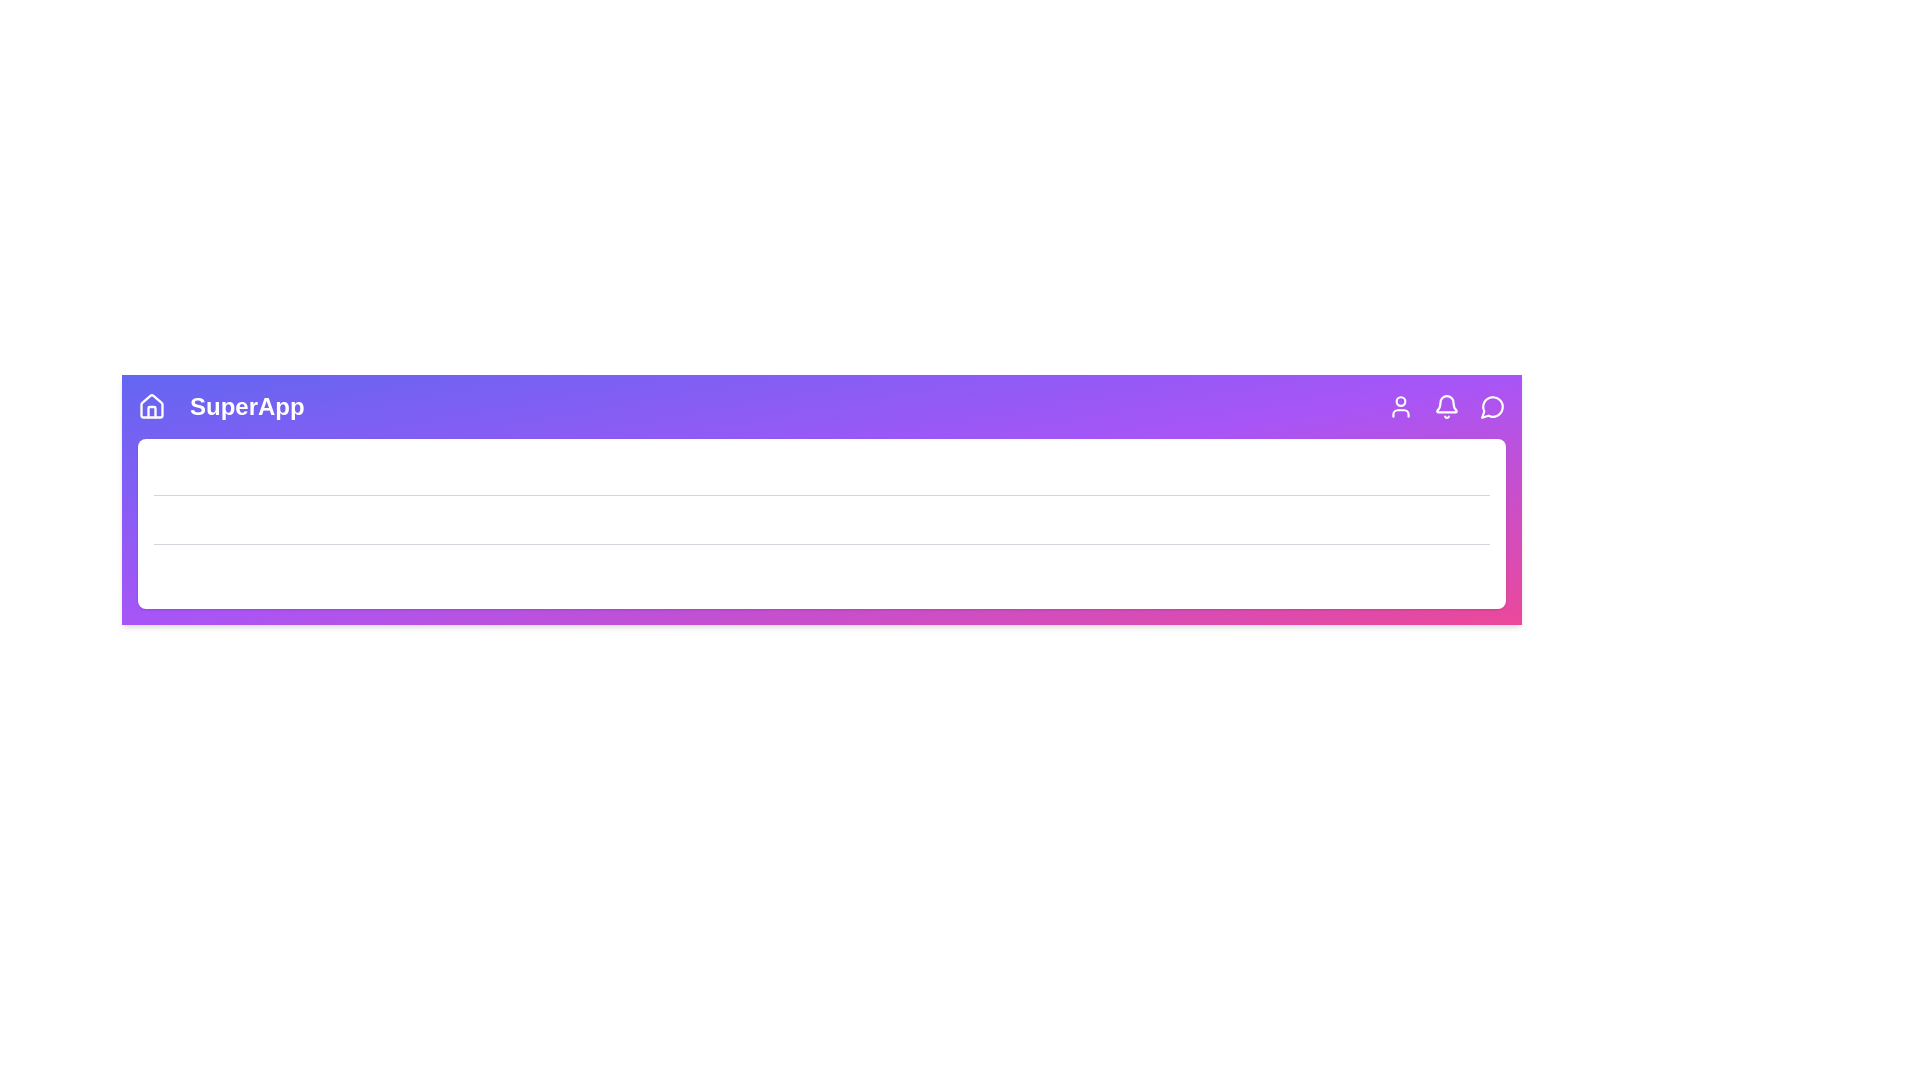 The image size is (1920, 1080). What do you see at coordinates (151, 406) in the screenshot?
I see `the Home icon to navigate to the homepage` at bounding box center [151, 406].